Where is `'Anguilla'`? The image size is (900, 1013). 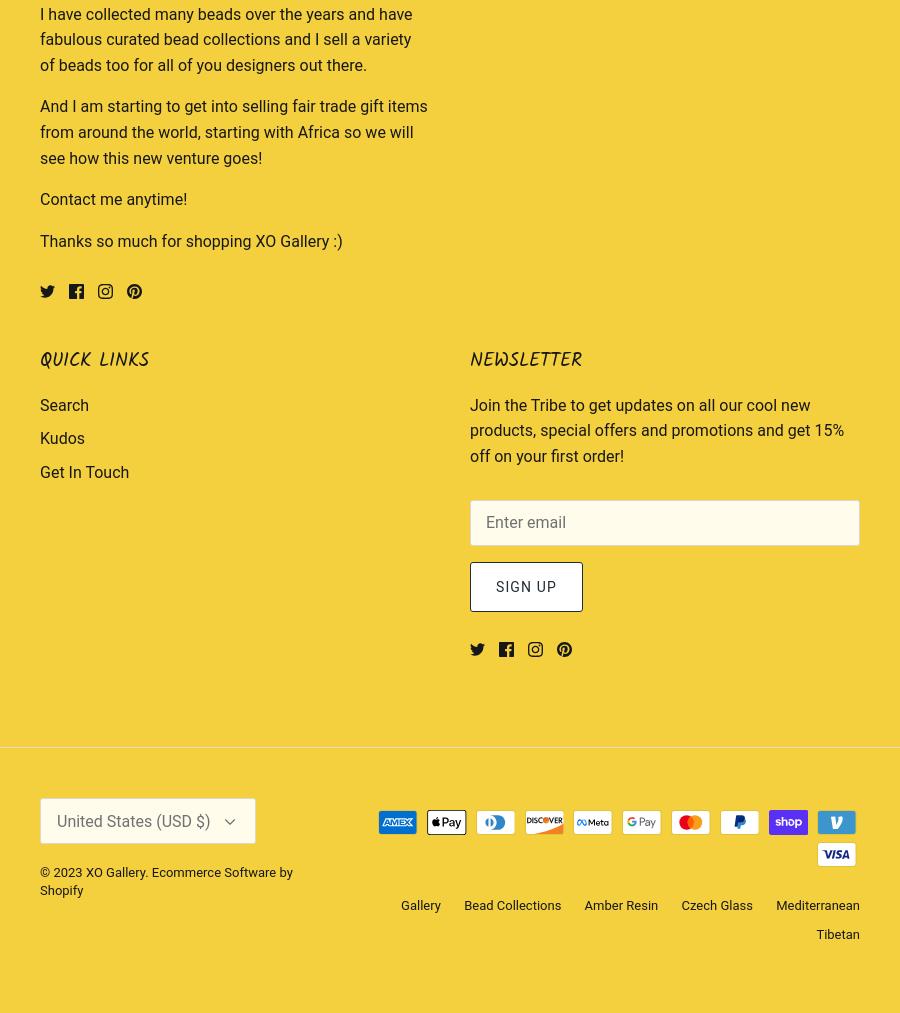 'Anguilla' is located at coordinates (53, 763).